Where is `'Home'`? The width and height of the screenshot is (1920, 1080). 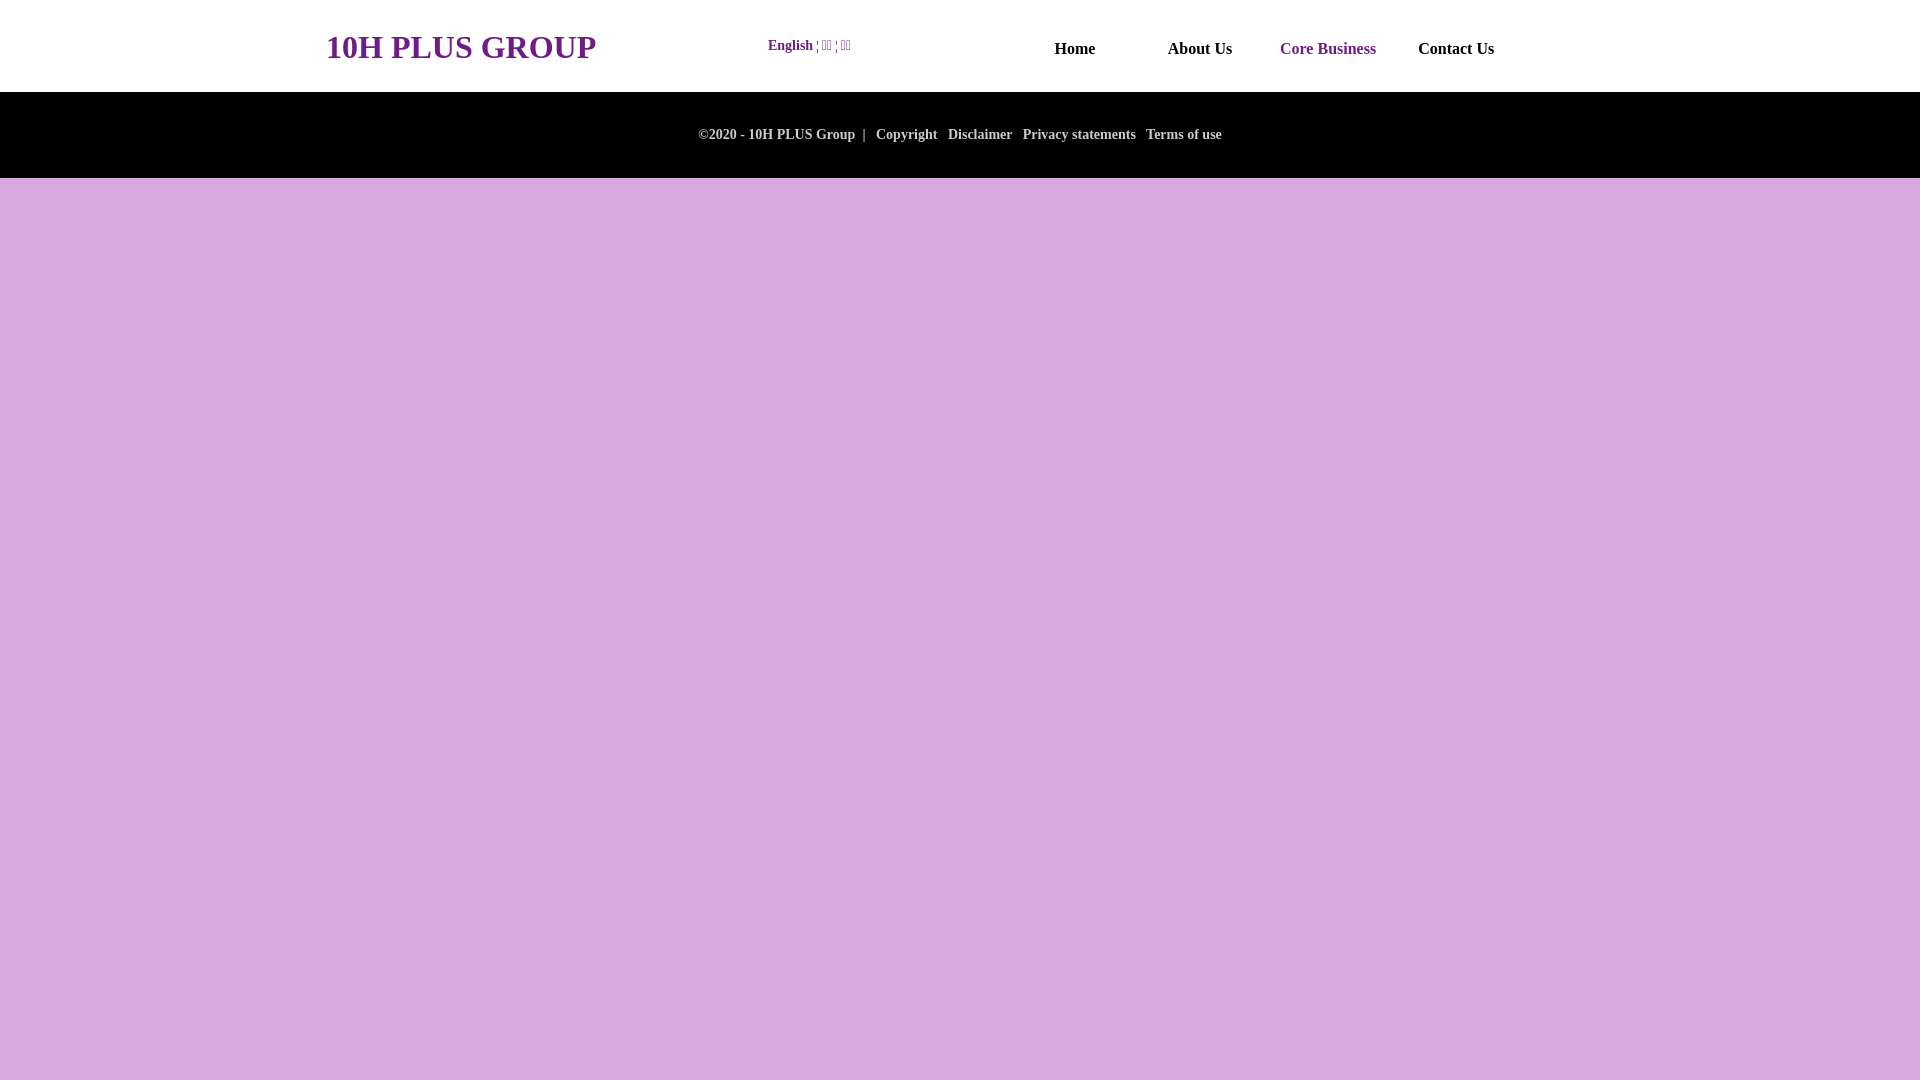 'Home' is located at coordinates (1019, 48).